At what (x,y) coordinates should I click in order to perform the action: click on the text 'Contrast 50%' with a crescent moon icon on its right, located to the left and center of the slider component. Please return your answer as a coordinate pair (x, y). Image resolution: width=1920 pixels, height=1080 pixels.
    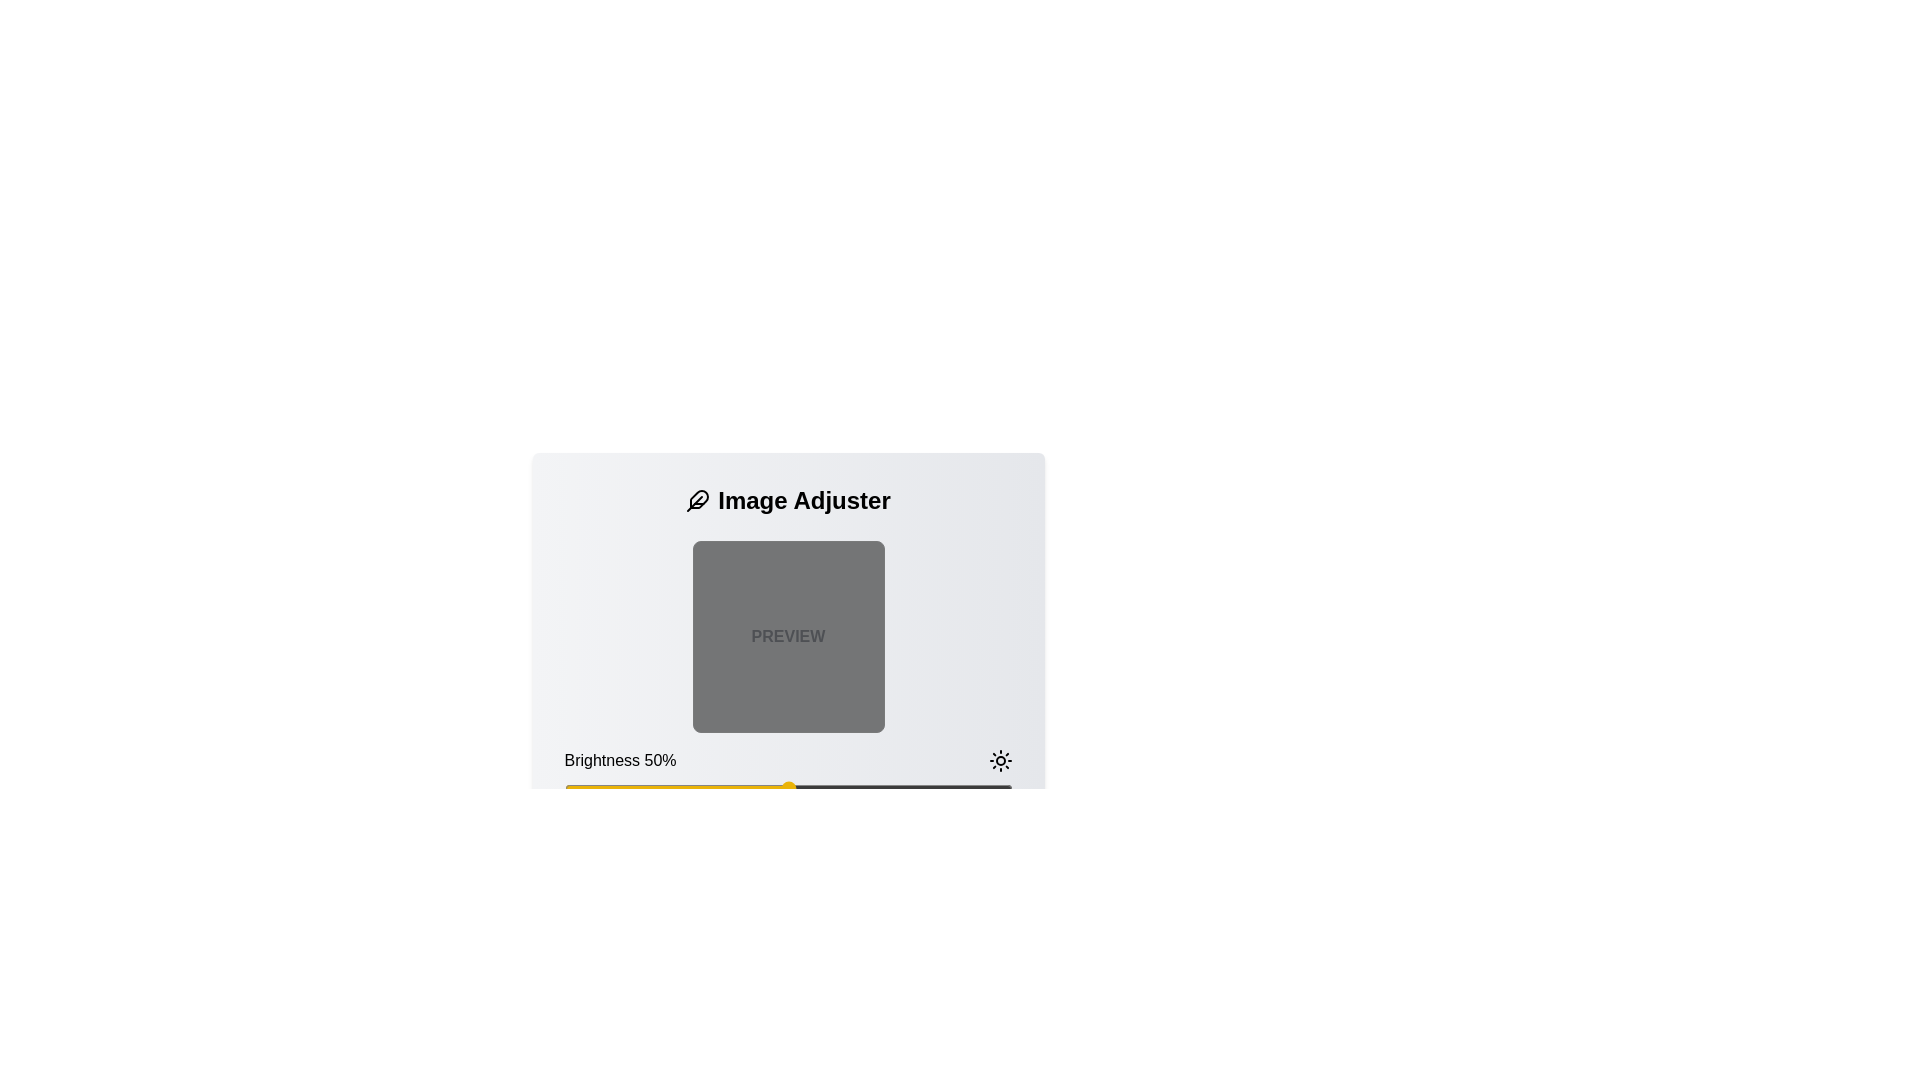
    Looking at the image, I should click on (787, 840).